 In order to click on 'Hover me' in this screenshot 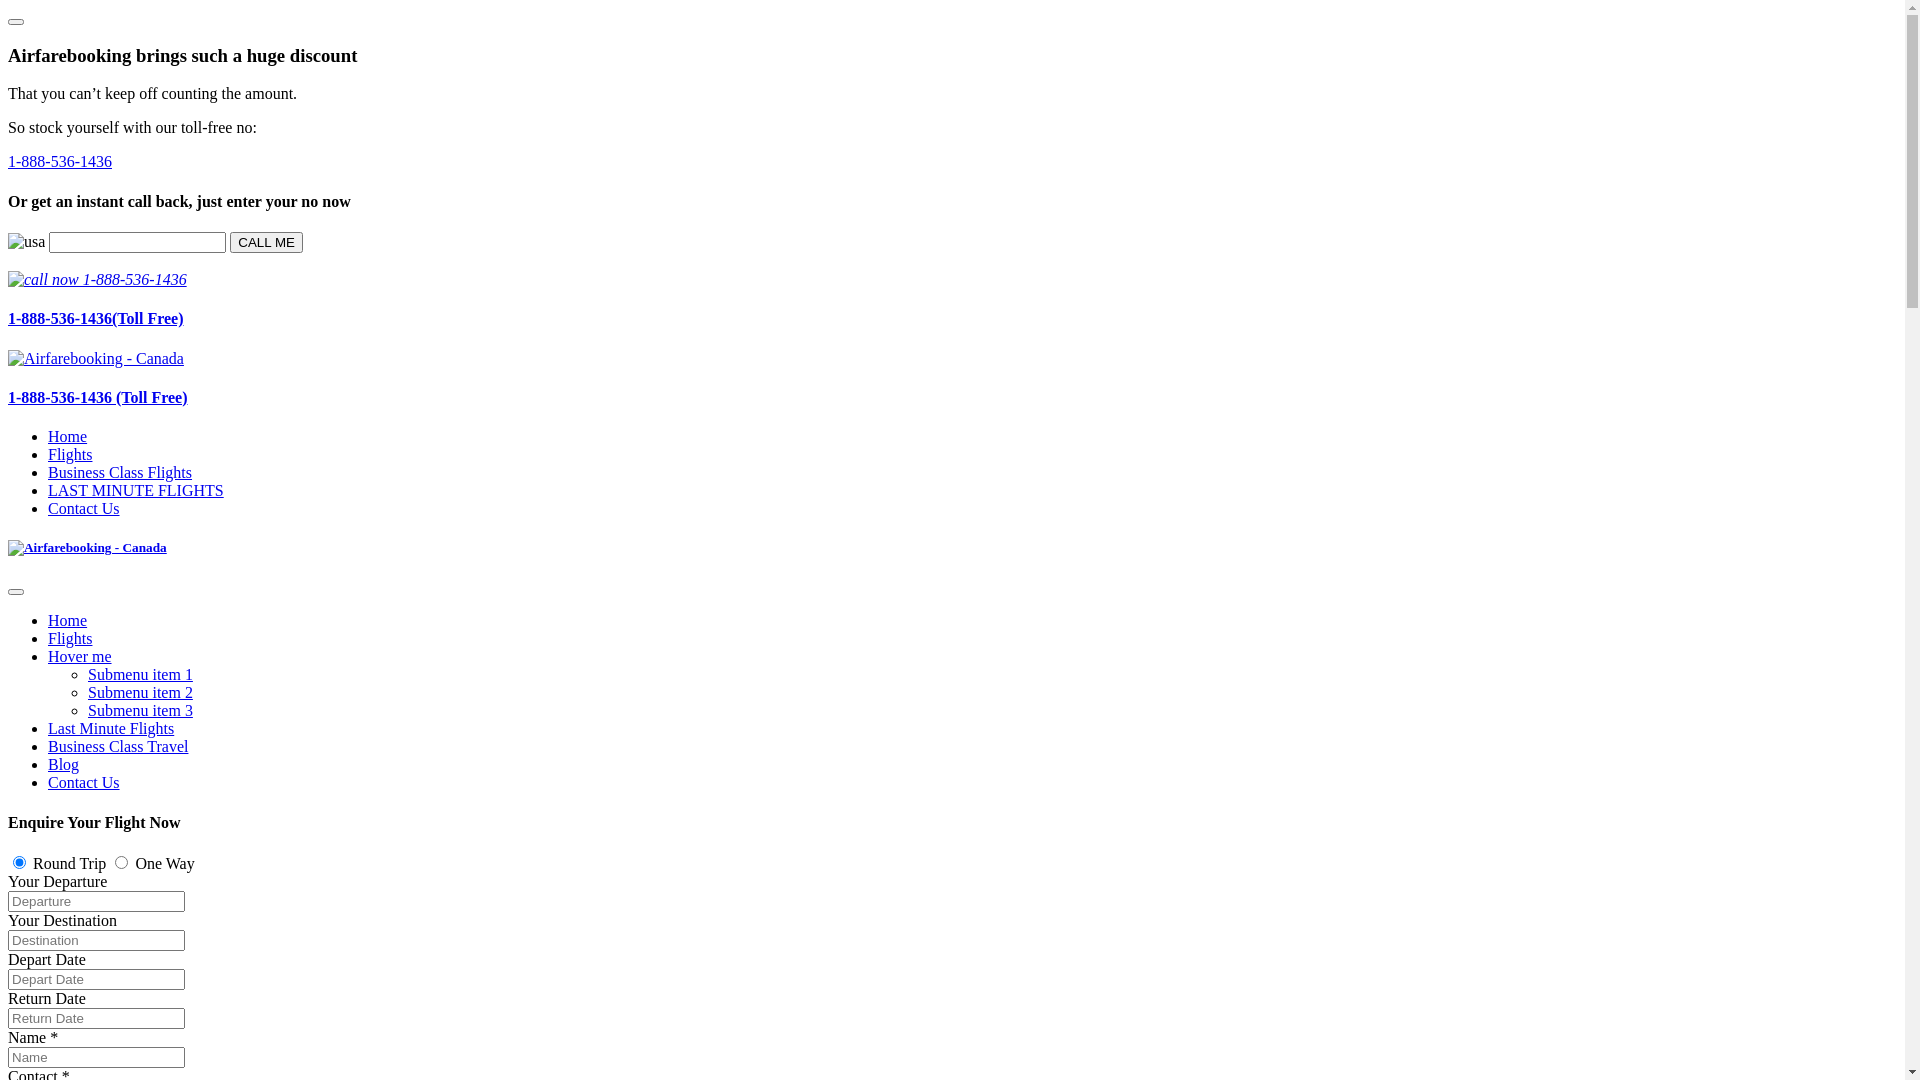, I will do `click(80, 656)`.